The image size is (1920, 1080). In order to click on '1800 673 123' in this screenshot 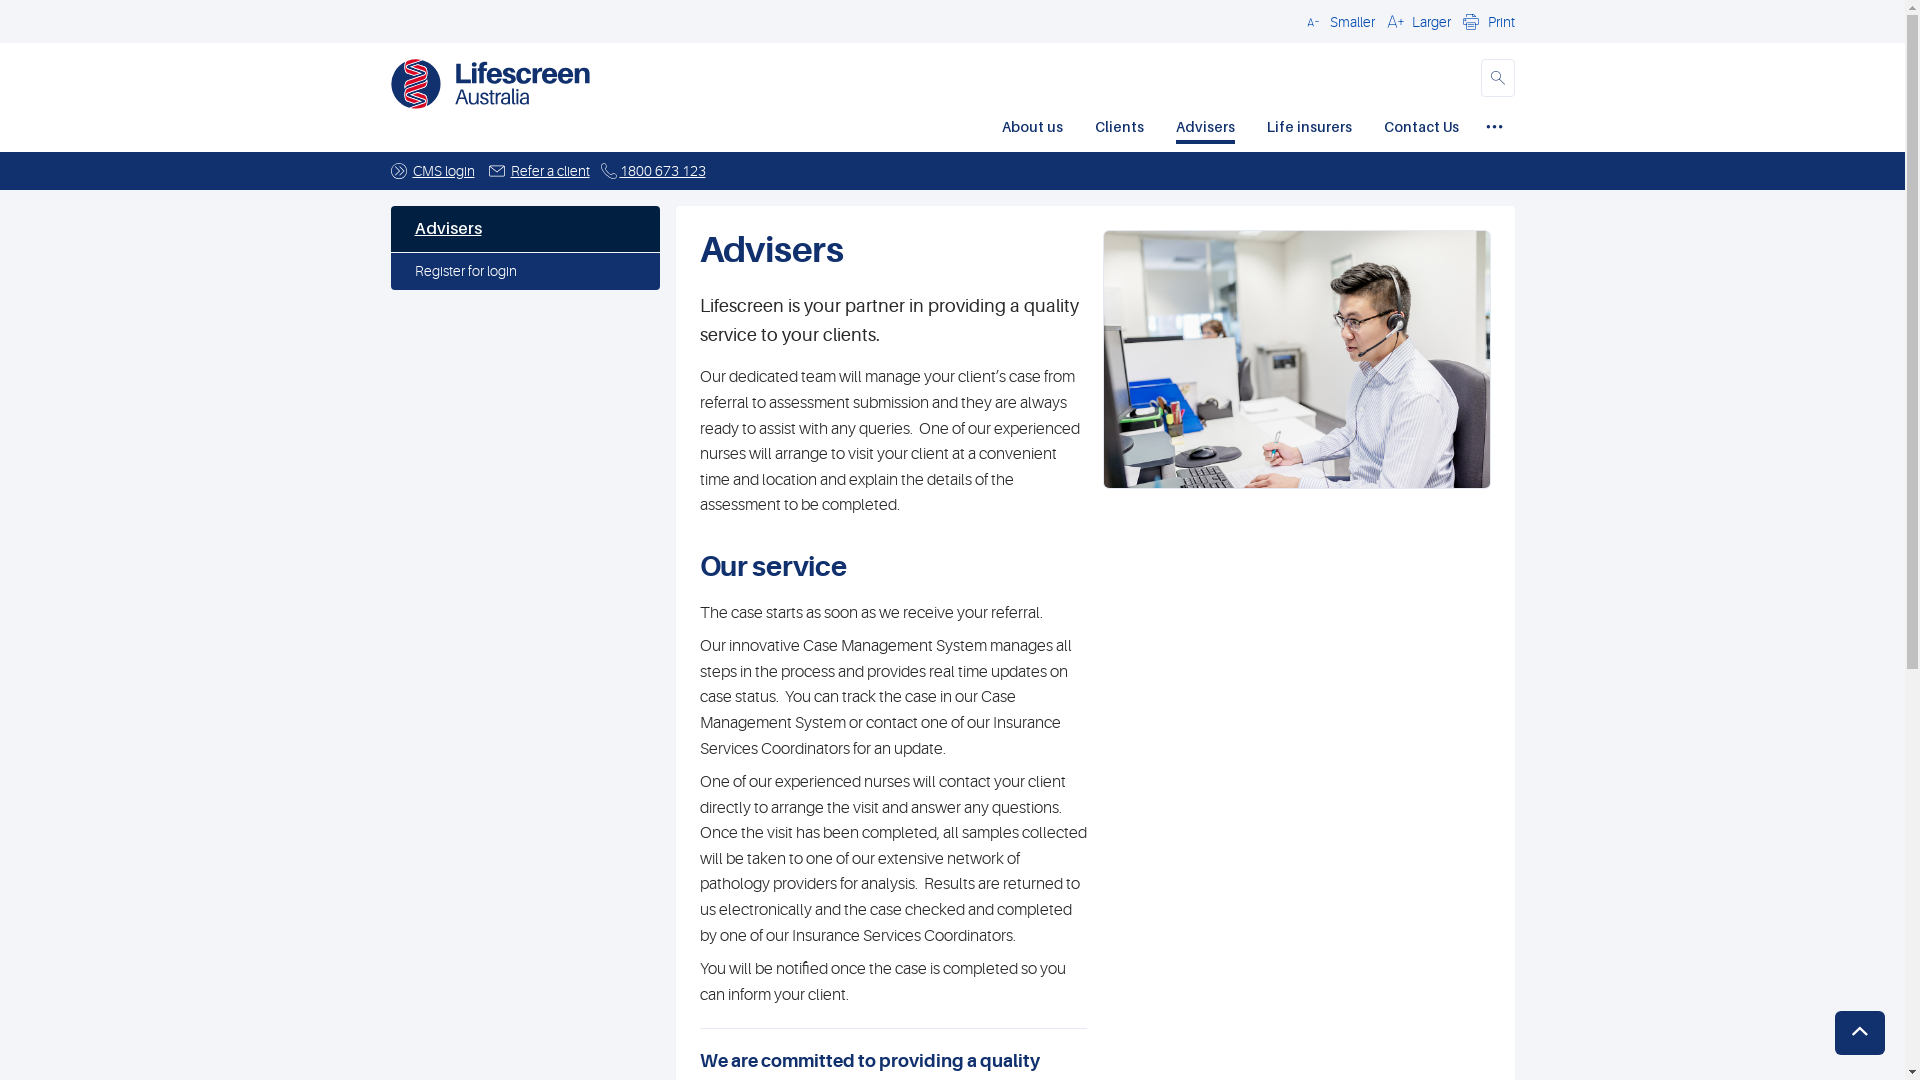, I will do `click(662, 169)`.